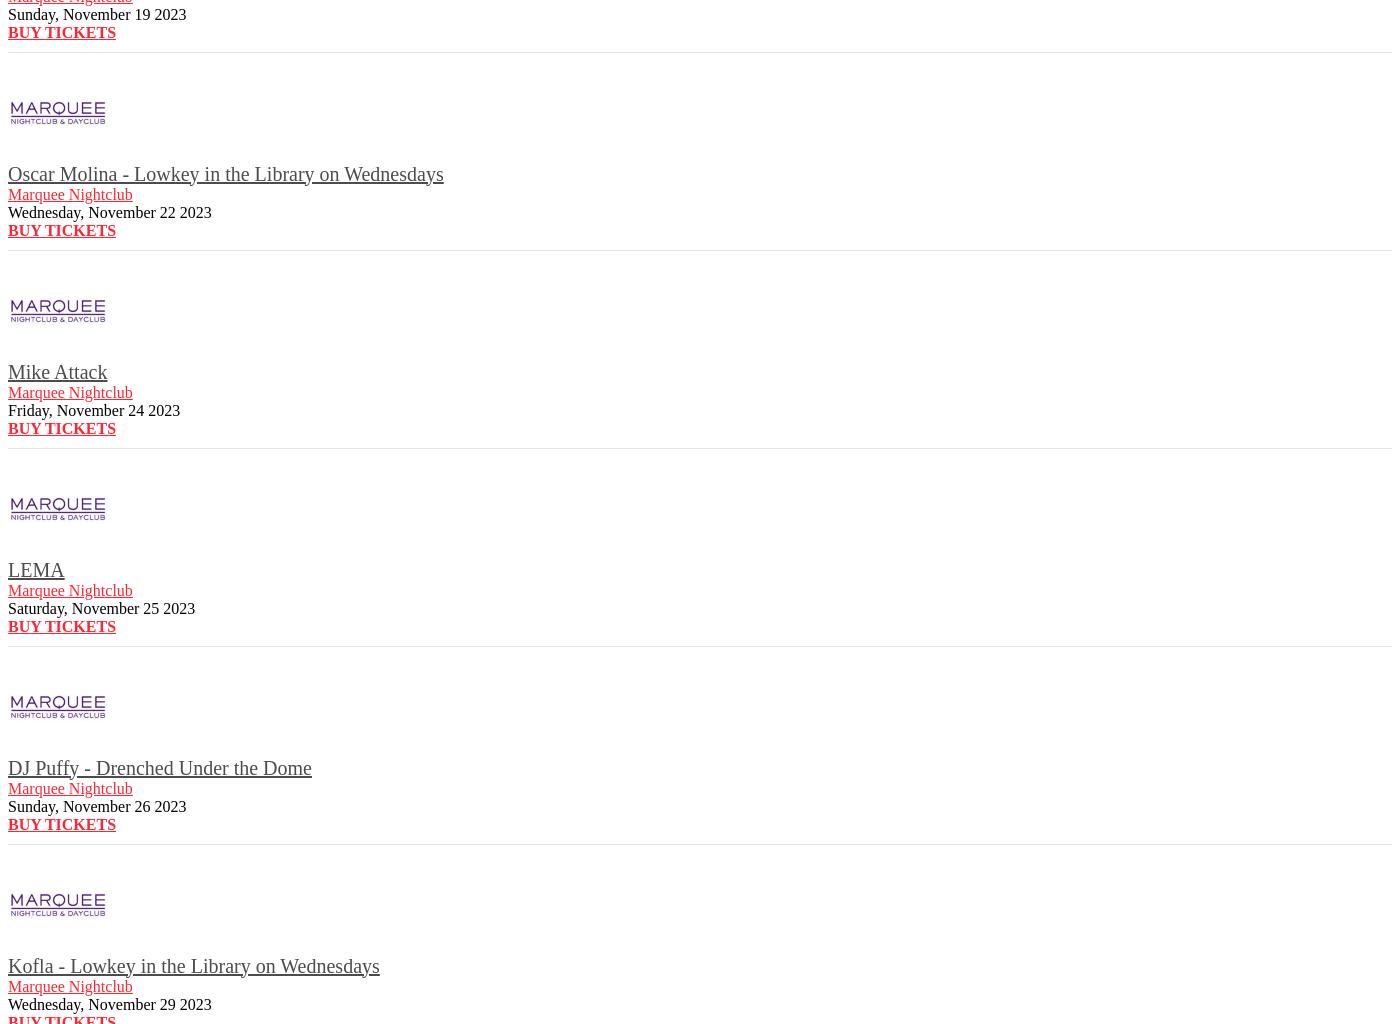  I want to click on 'Wednesday, November 29 2023', so click(109, 1002).